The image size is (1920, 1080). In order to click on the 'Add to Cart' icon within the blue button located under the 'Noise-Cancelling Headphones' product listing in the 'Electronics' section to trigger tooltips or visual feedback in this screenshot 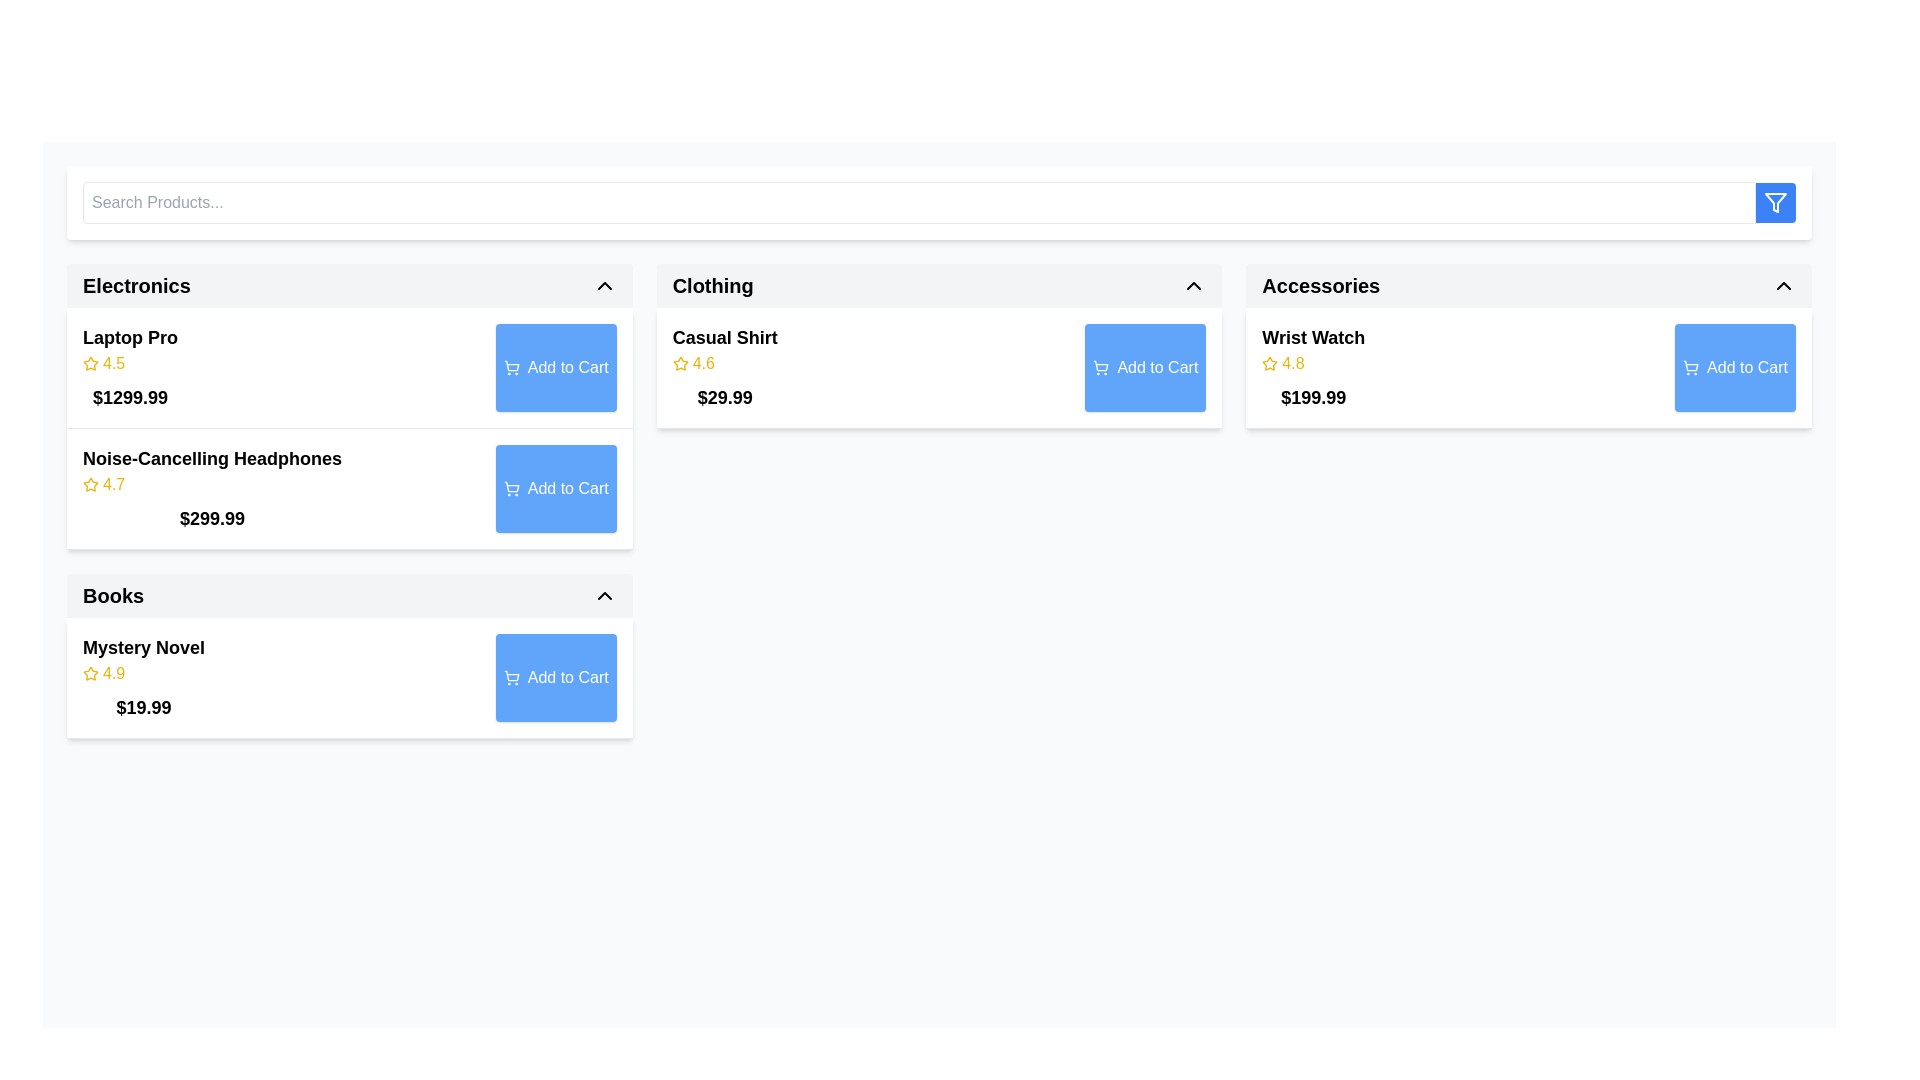, I will do `click(511, 489)`.